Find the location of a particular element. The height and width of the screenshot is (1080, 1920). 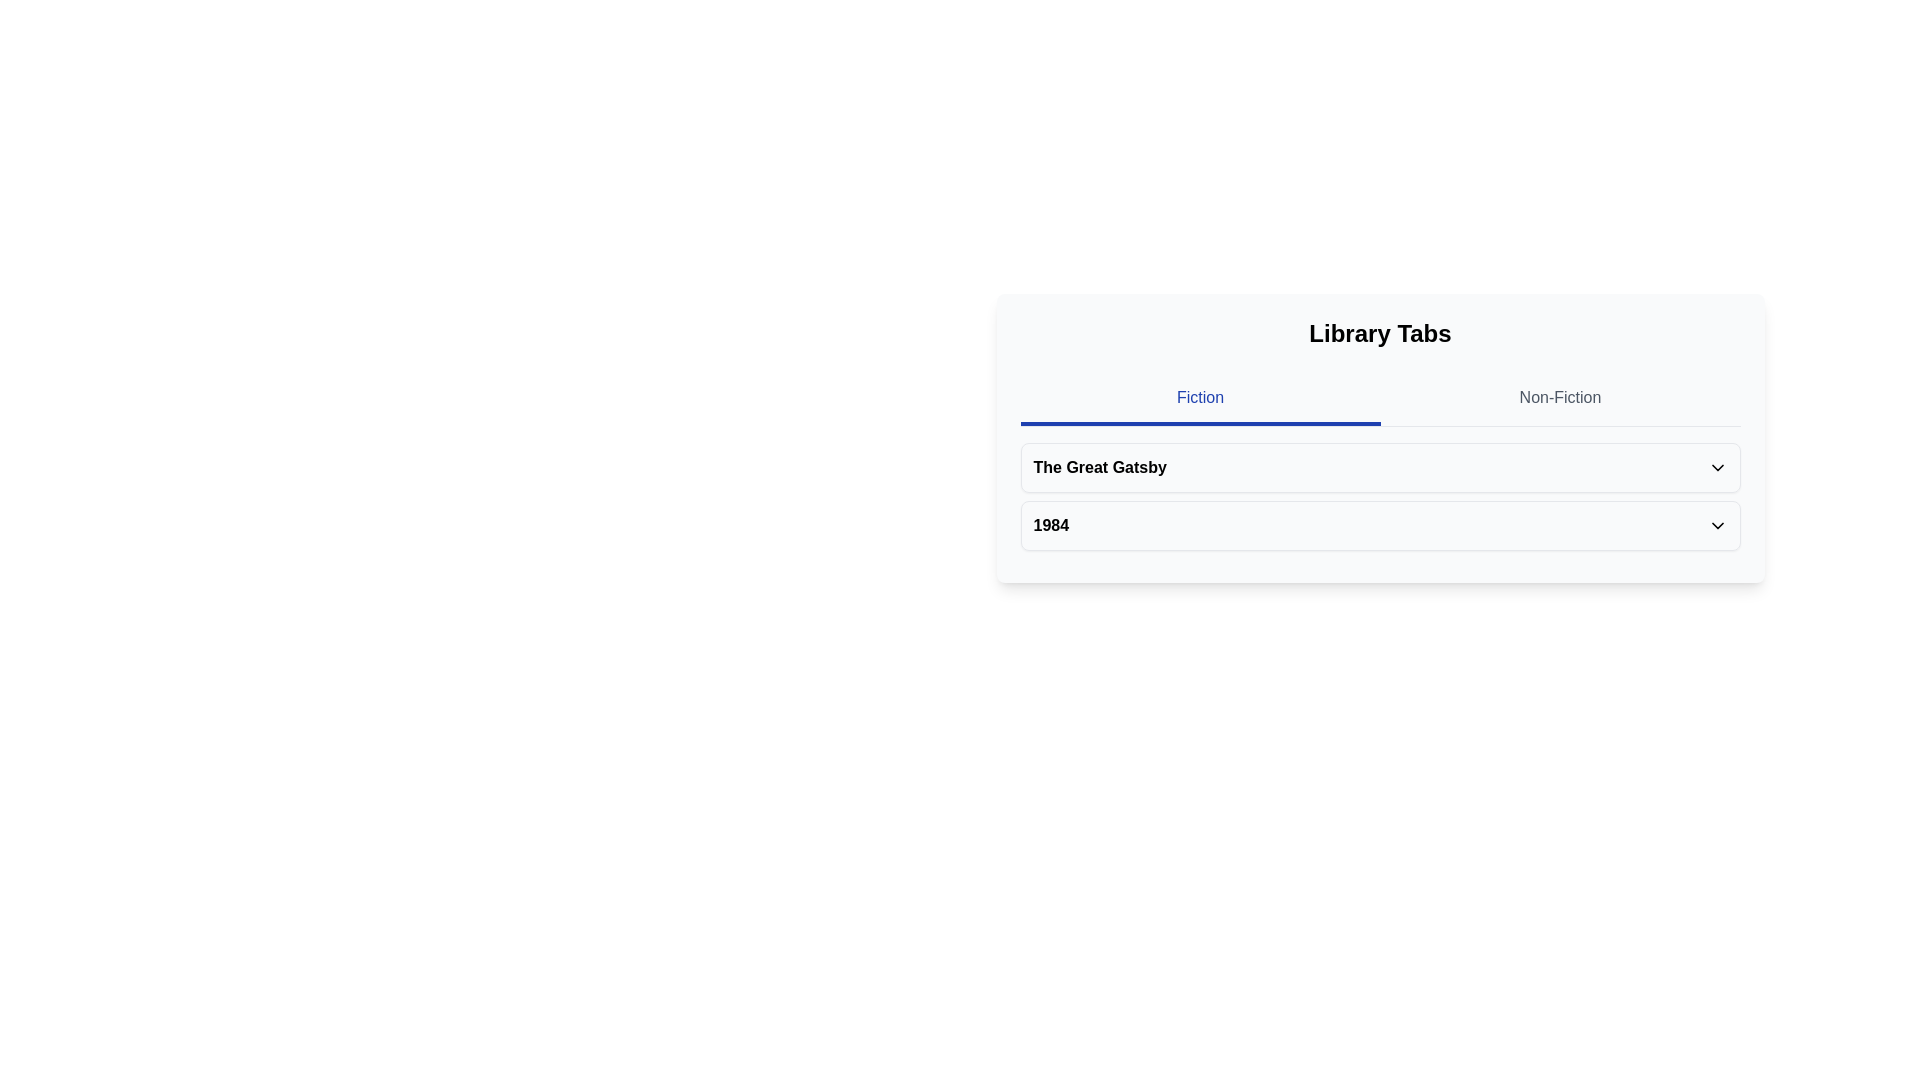

the Dropdown Trigger Icon, a minimalist chevron icon is located at coordinates (1716, 467).